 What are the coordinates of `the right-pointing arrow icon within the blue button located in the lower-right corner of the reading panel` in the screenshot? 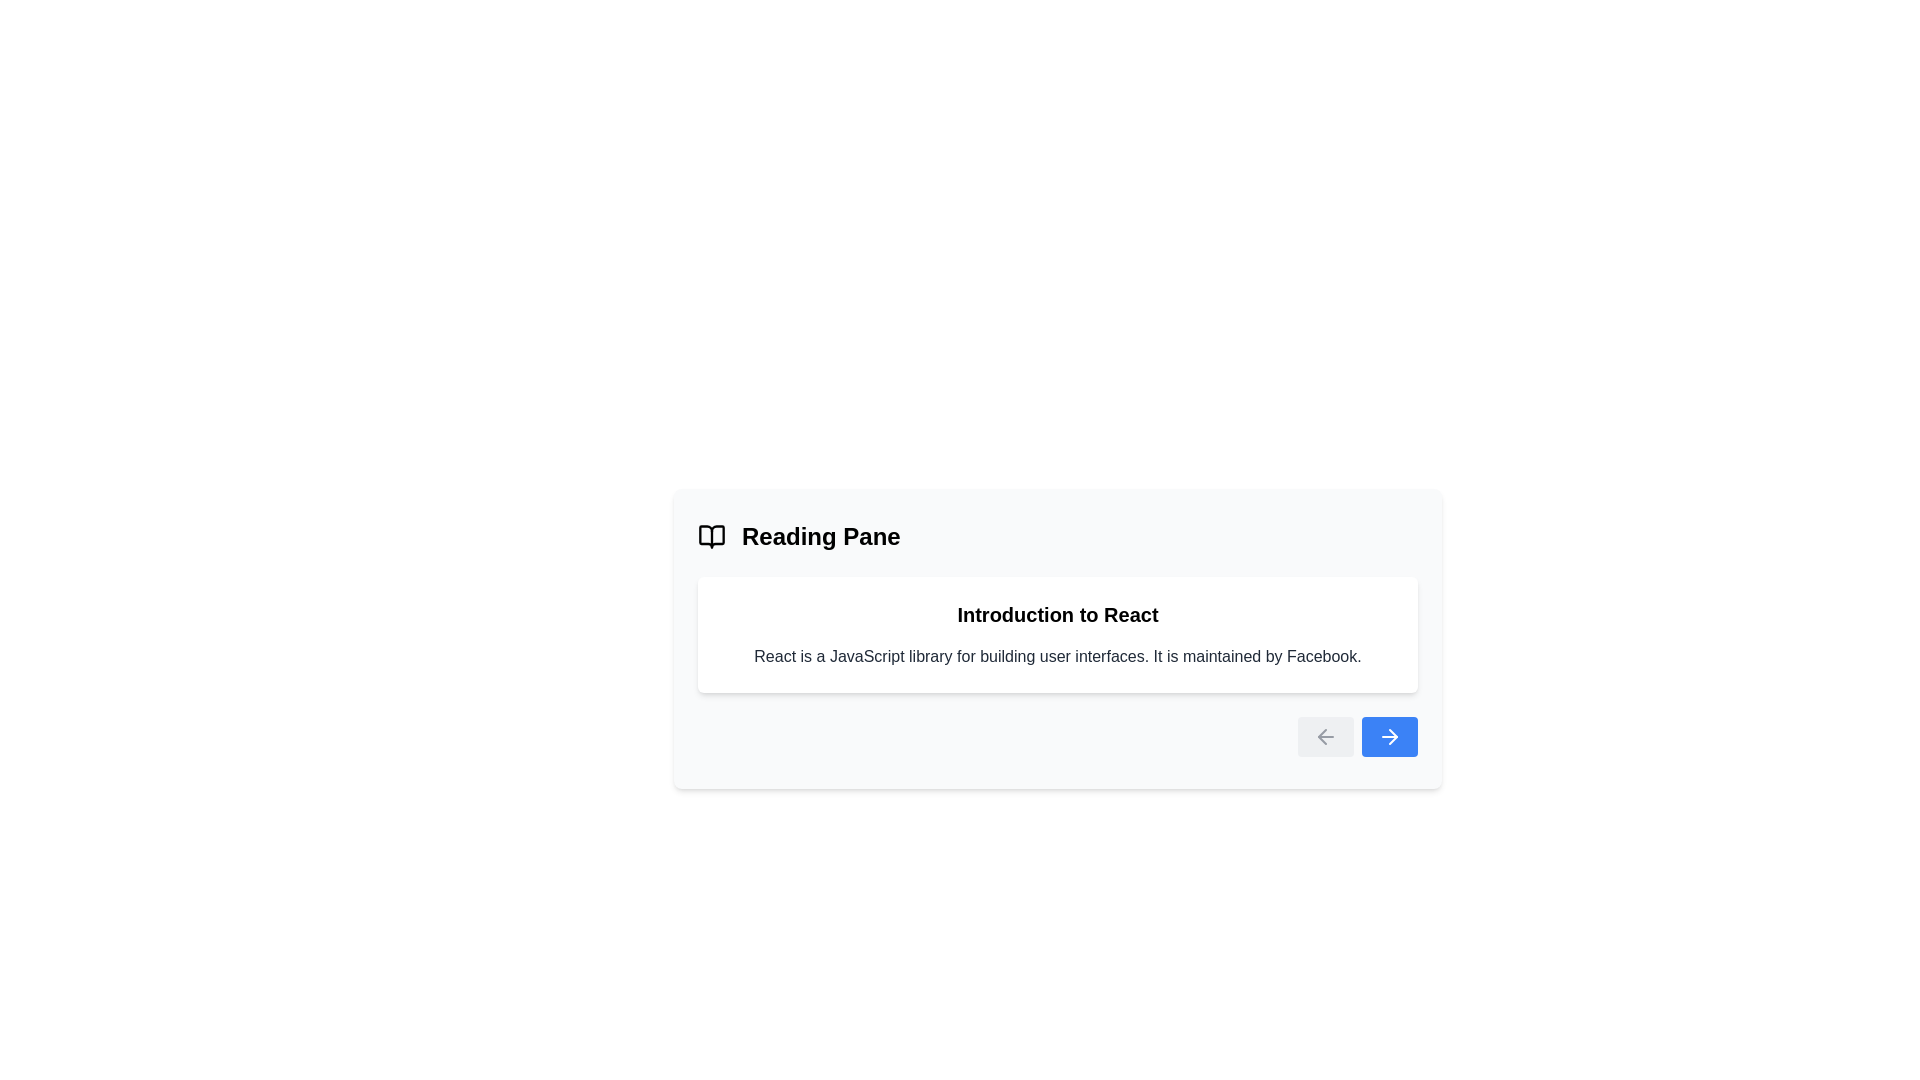 It's located at (1389, 736).